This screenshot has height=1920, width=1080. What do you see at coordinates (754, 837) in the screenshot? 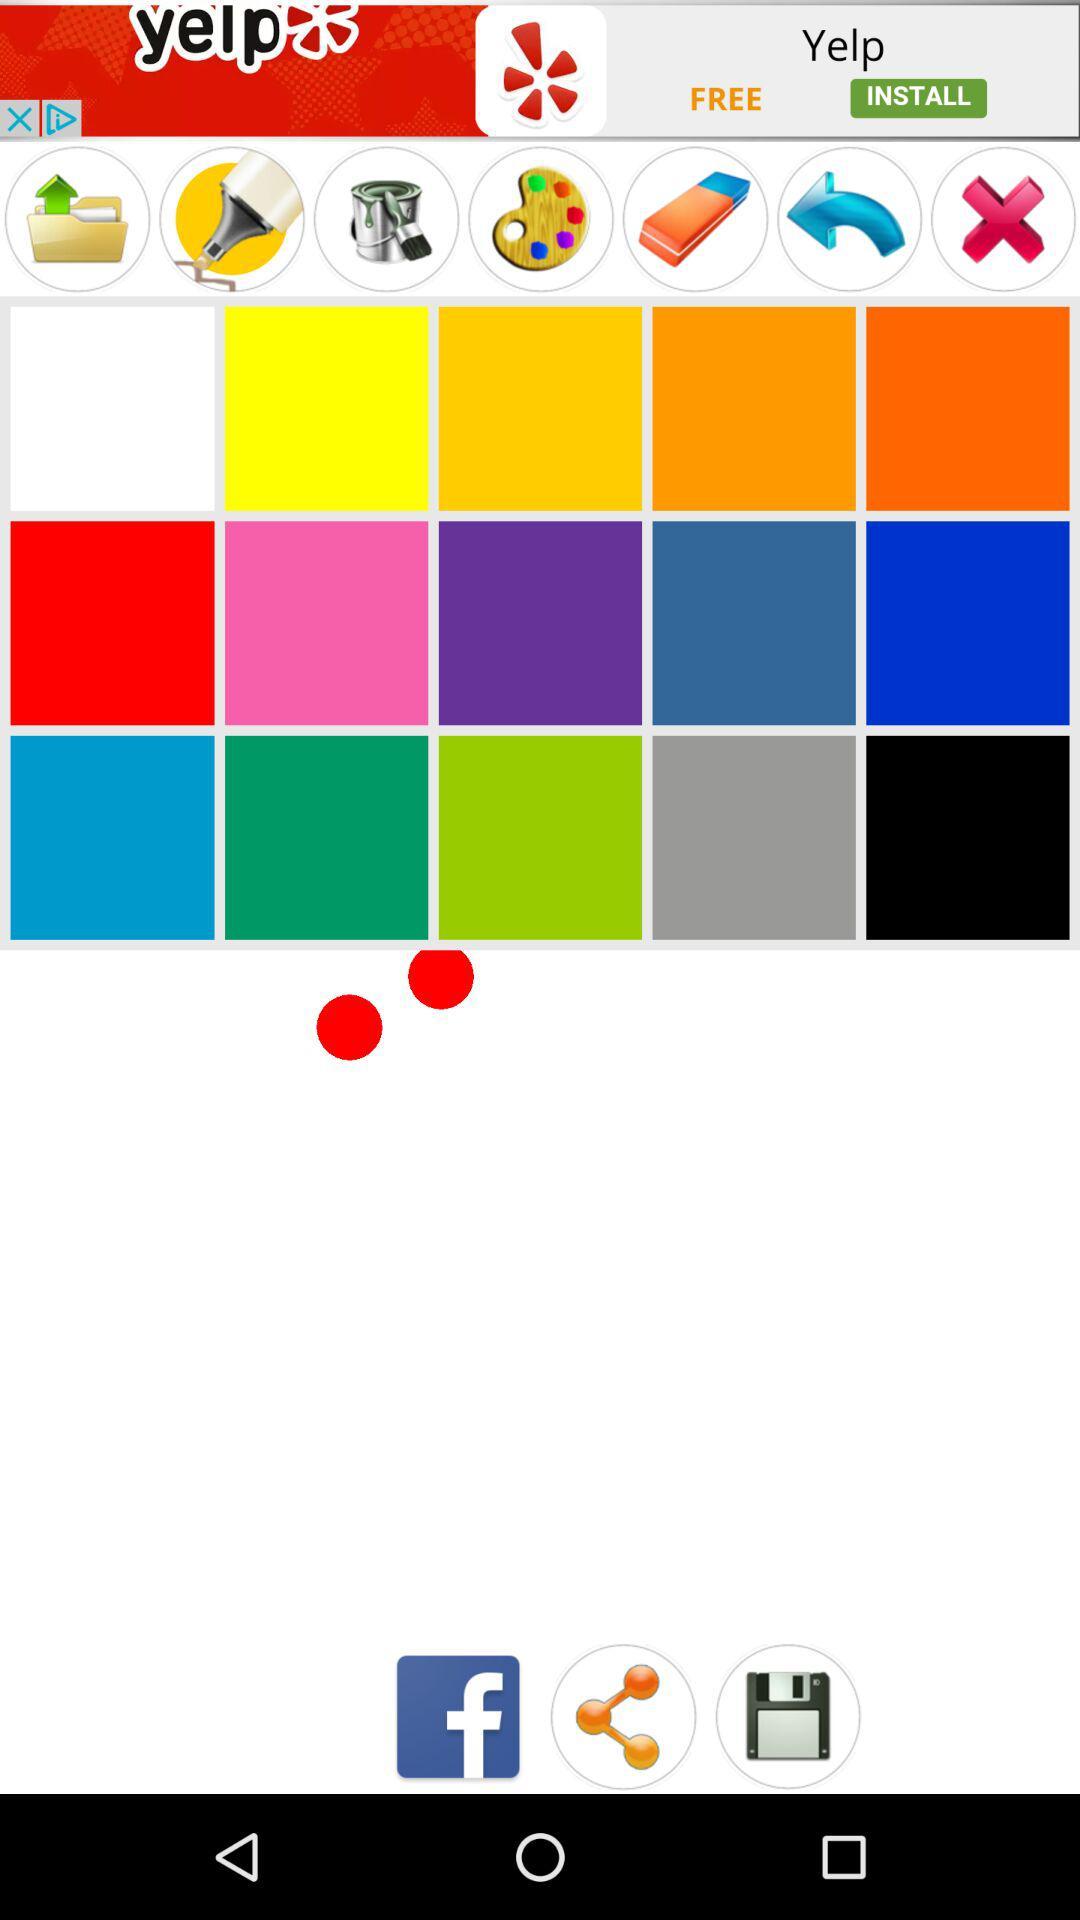
I see `picks color` at bounding box center [754, 837].